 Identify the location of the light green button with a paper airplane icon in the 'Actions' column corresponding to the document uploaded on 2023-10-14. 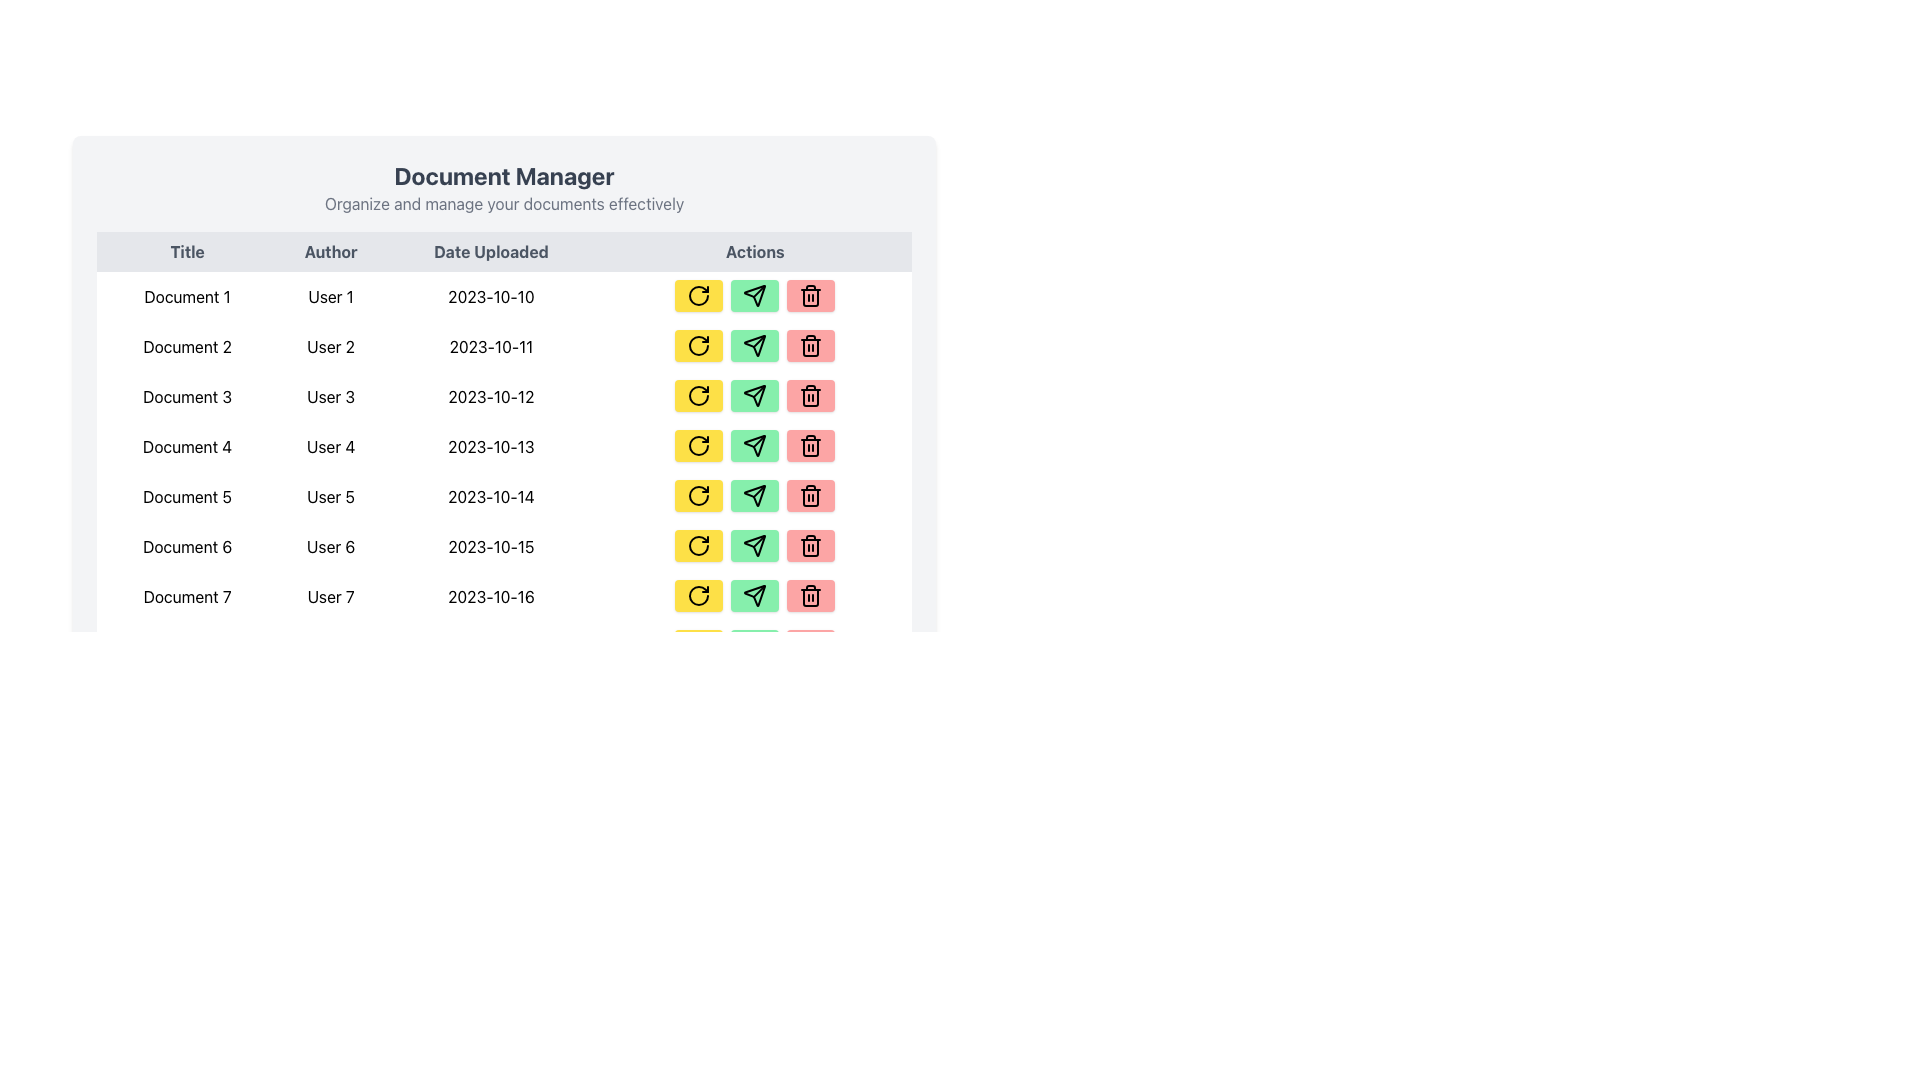
(754, 495).